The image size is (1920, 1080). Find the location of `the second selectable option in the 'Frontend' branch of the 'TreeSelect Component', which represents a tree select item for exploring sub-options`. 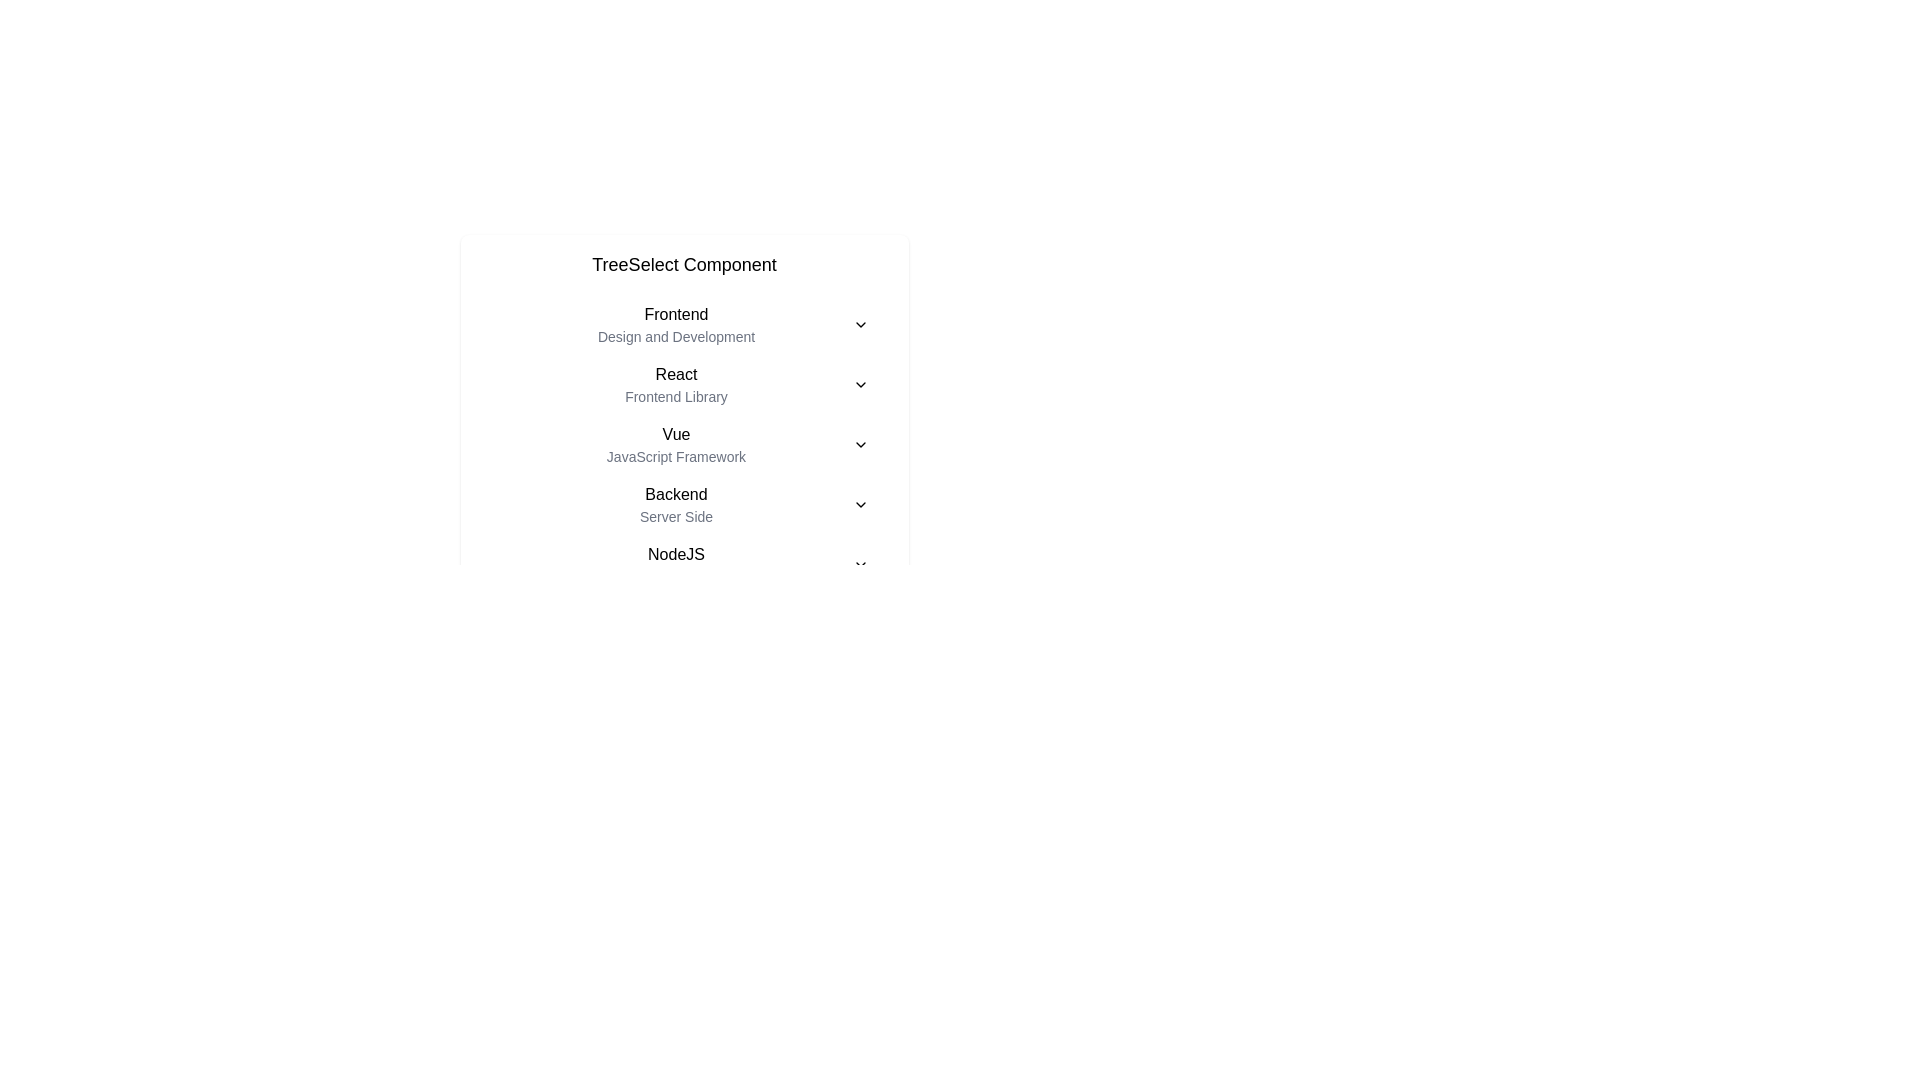

the second selectable option in the 'Frontend' branch of the 'TreeSelect Component', which represents a tree select item for exploring sub-options is located at coordinates (684, 385).